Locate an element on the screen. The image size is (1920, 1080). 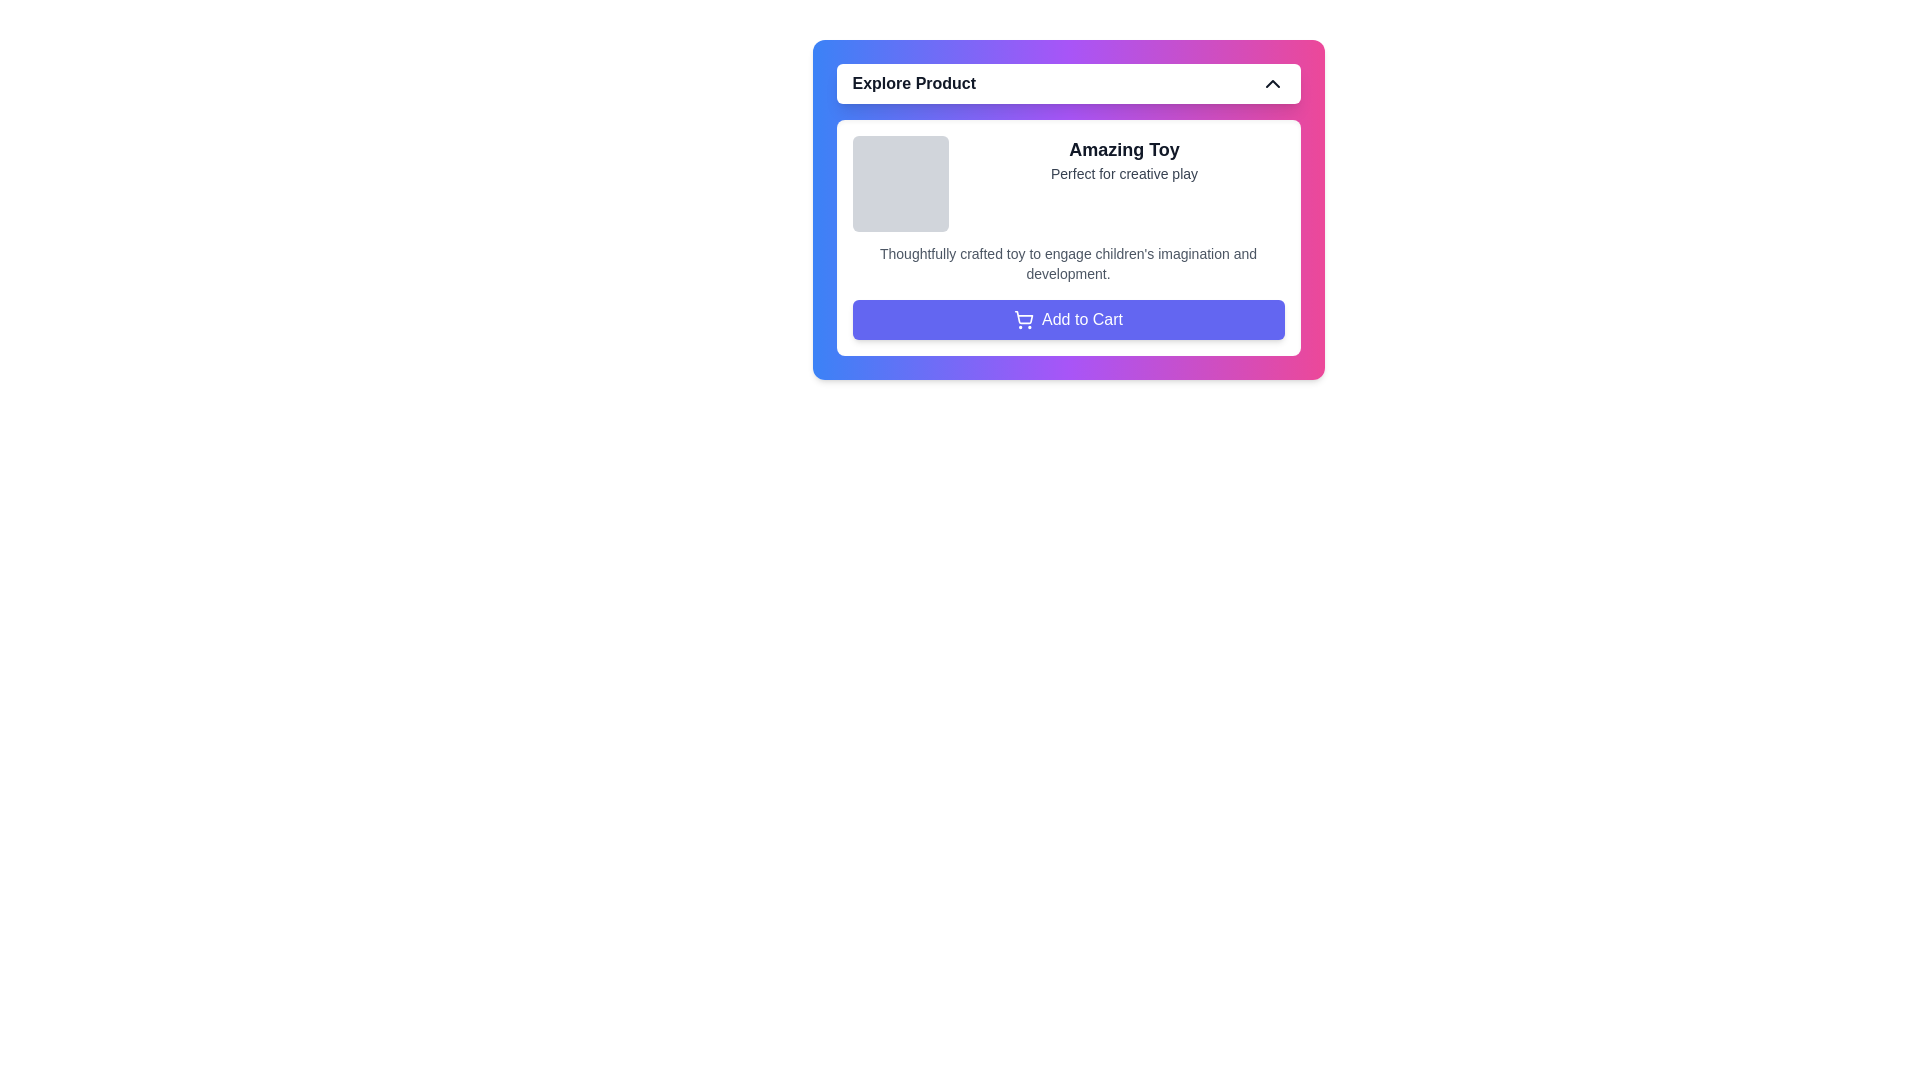
text label that says 'Perfect for creative play', which is styled in a small gray font and positioned below the title 'Amazing Toy' is located at coordinates (1124, 172).